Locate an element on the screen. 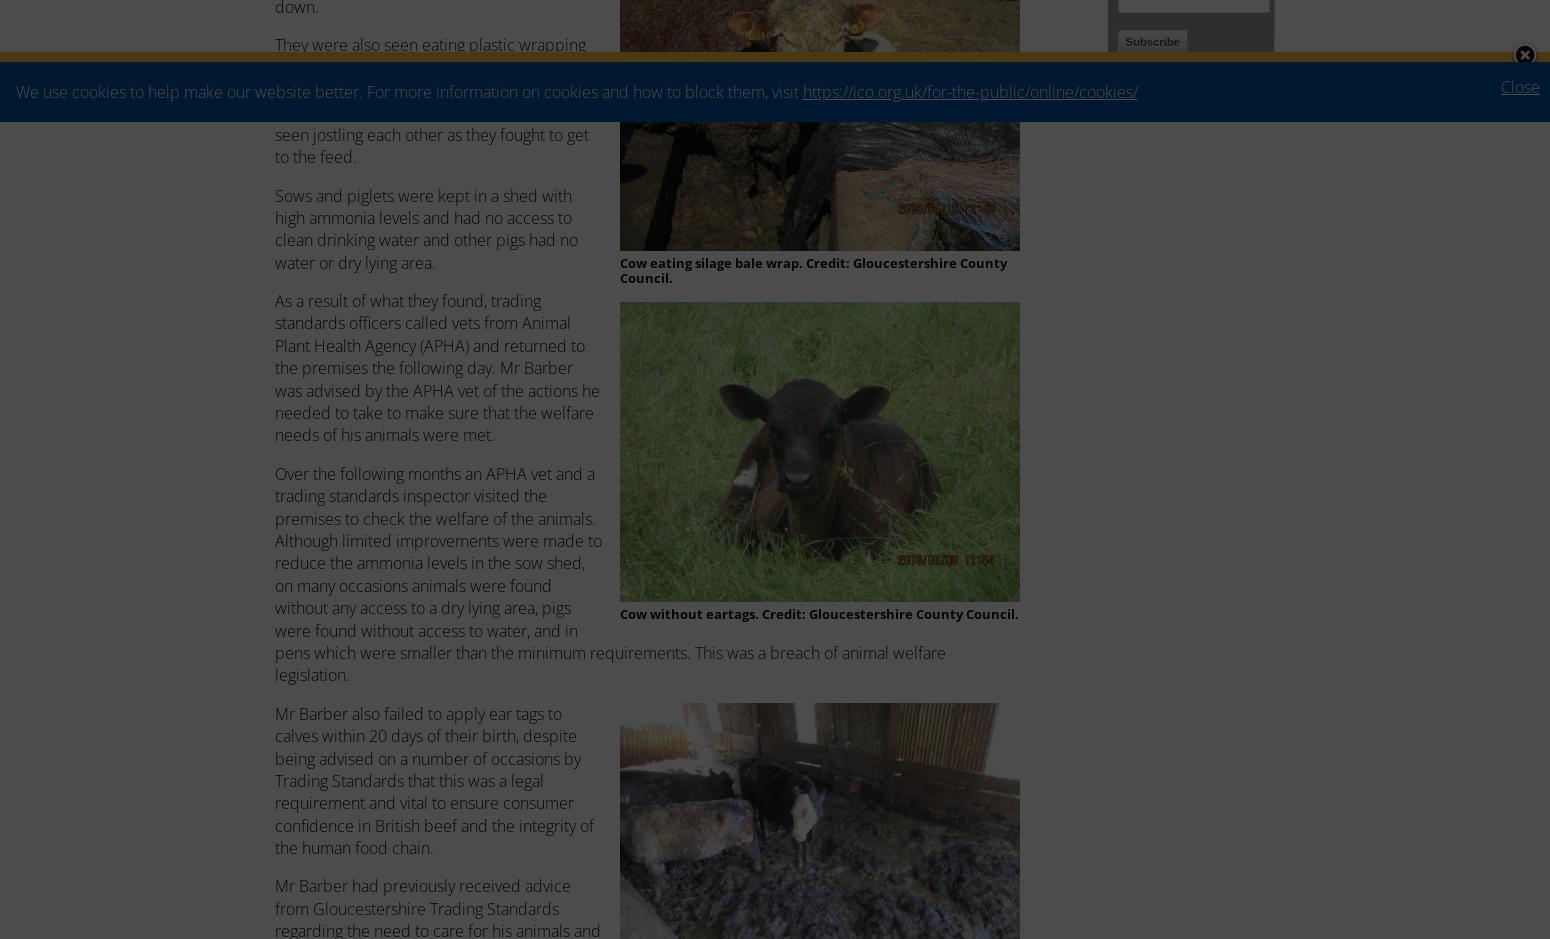 The height and width of the screenshot is (939, 1550). 'Over the following months an APHA vet and a trading standards inspector visited the premises to check the welfare of the animals. Although limited improvements were made to reduce the ammonia levels in the sow shed, on many occasions animals were found without any access to a dry lying area, pigs were found without access to water, and in pens which were smaller than the minimum requirements. This was a breach of animal welfare legislation.' is located at coordinates (610, 573).